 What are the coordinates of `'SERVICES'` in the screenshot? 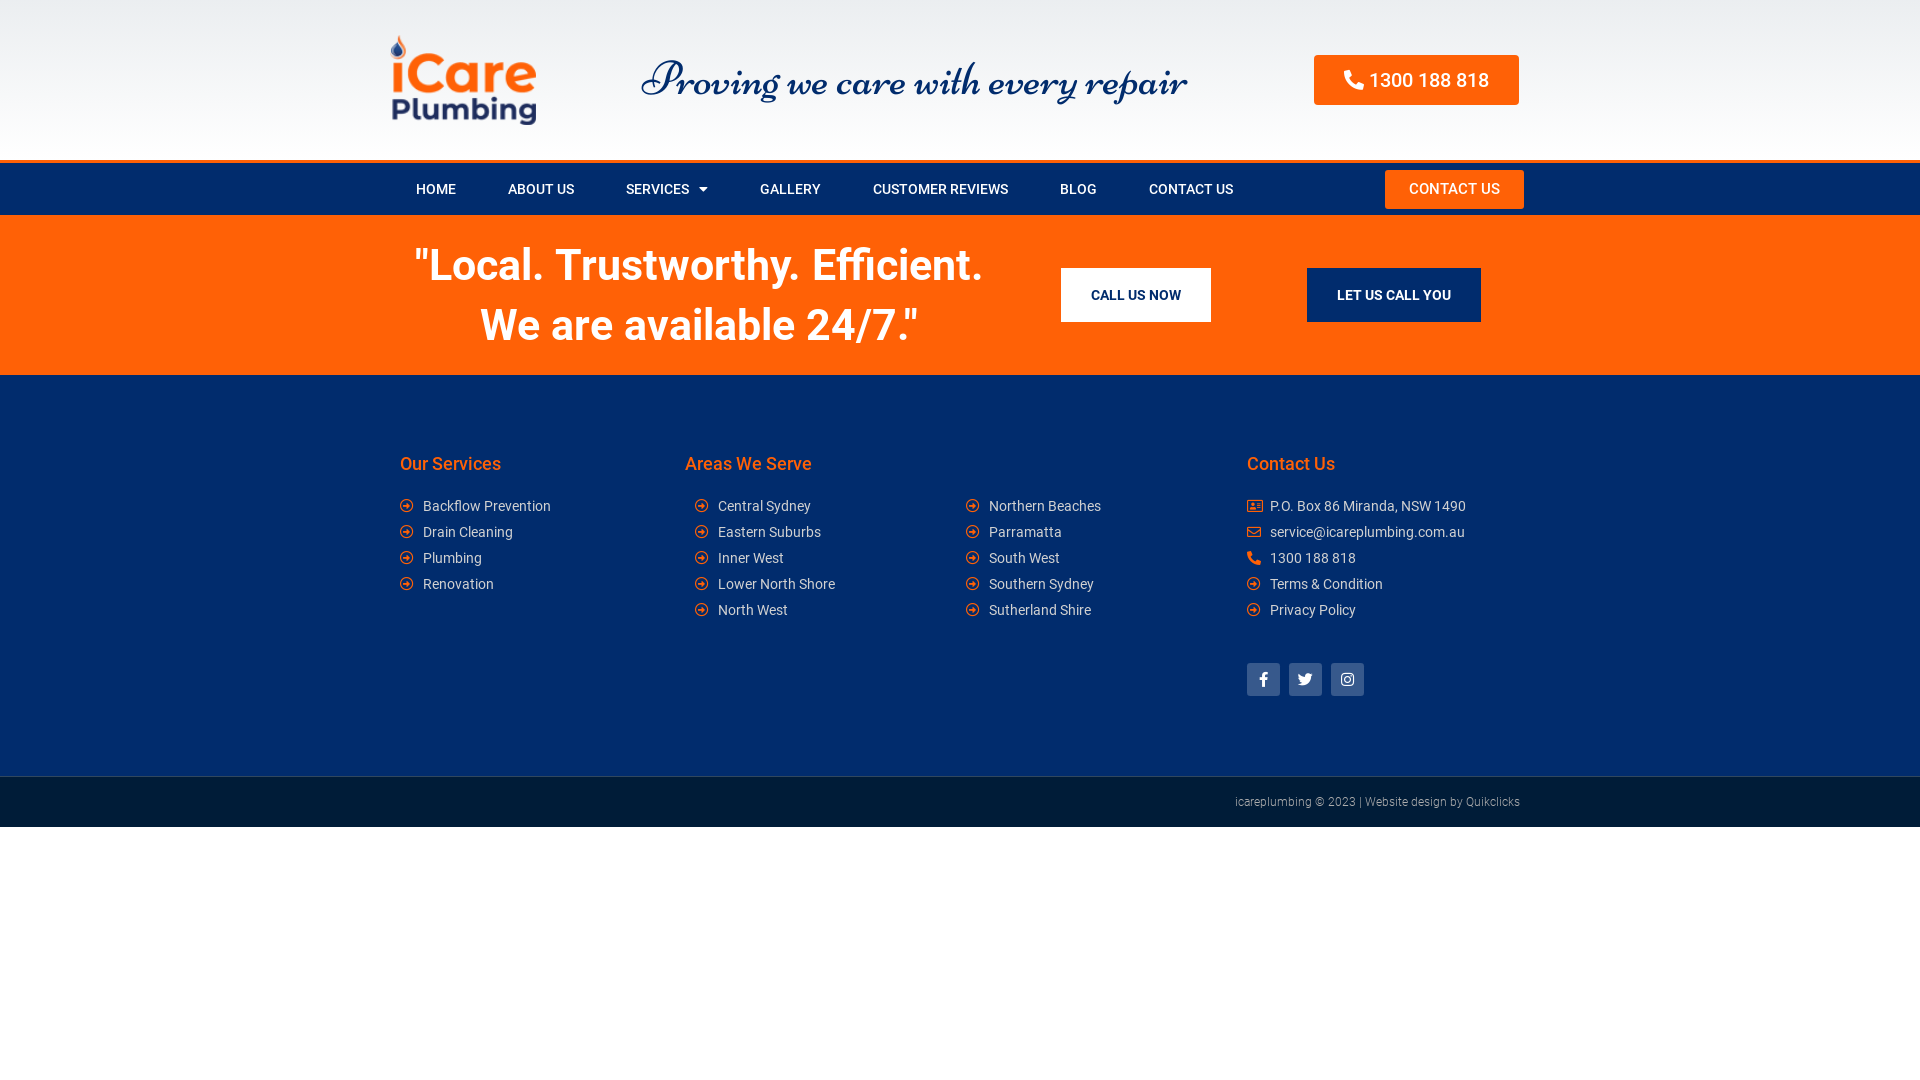 It's located at (667, 189).